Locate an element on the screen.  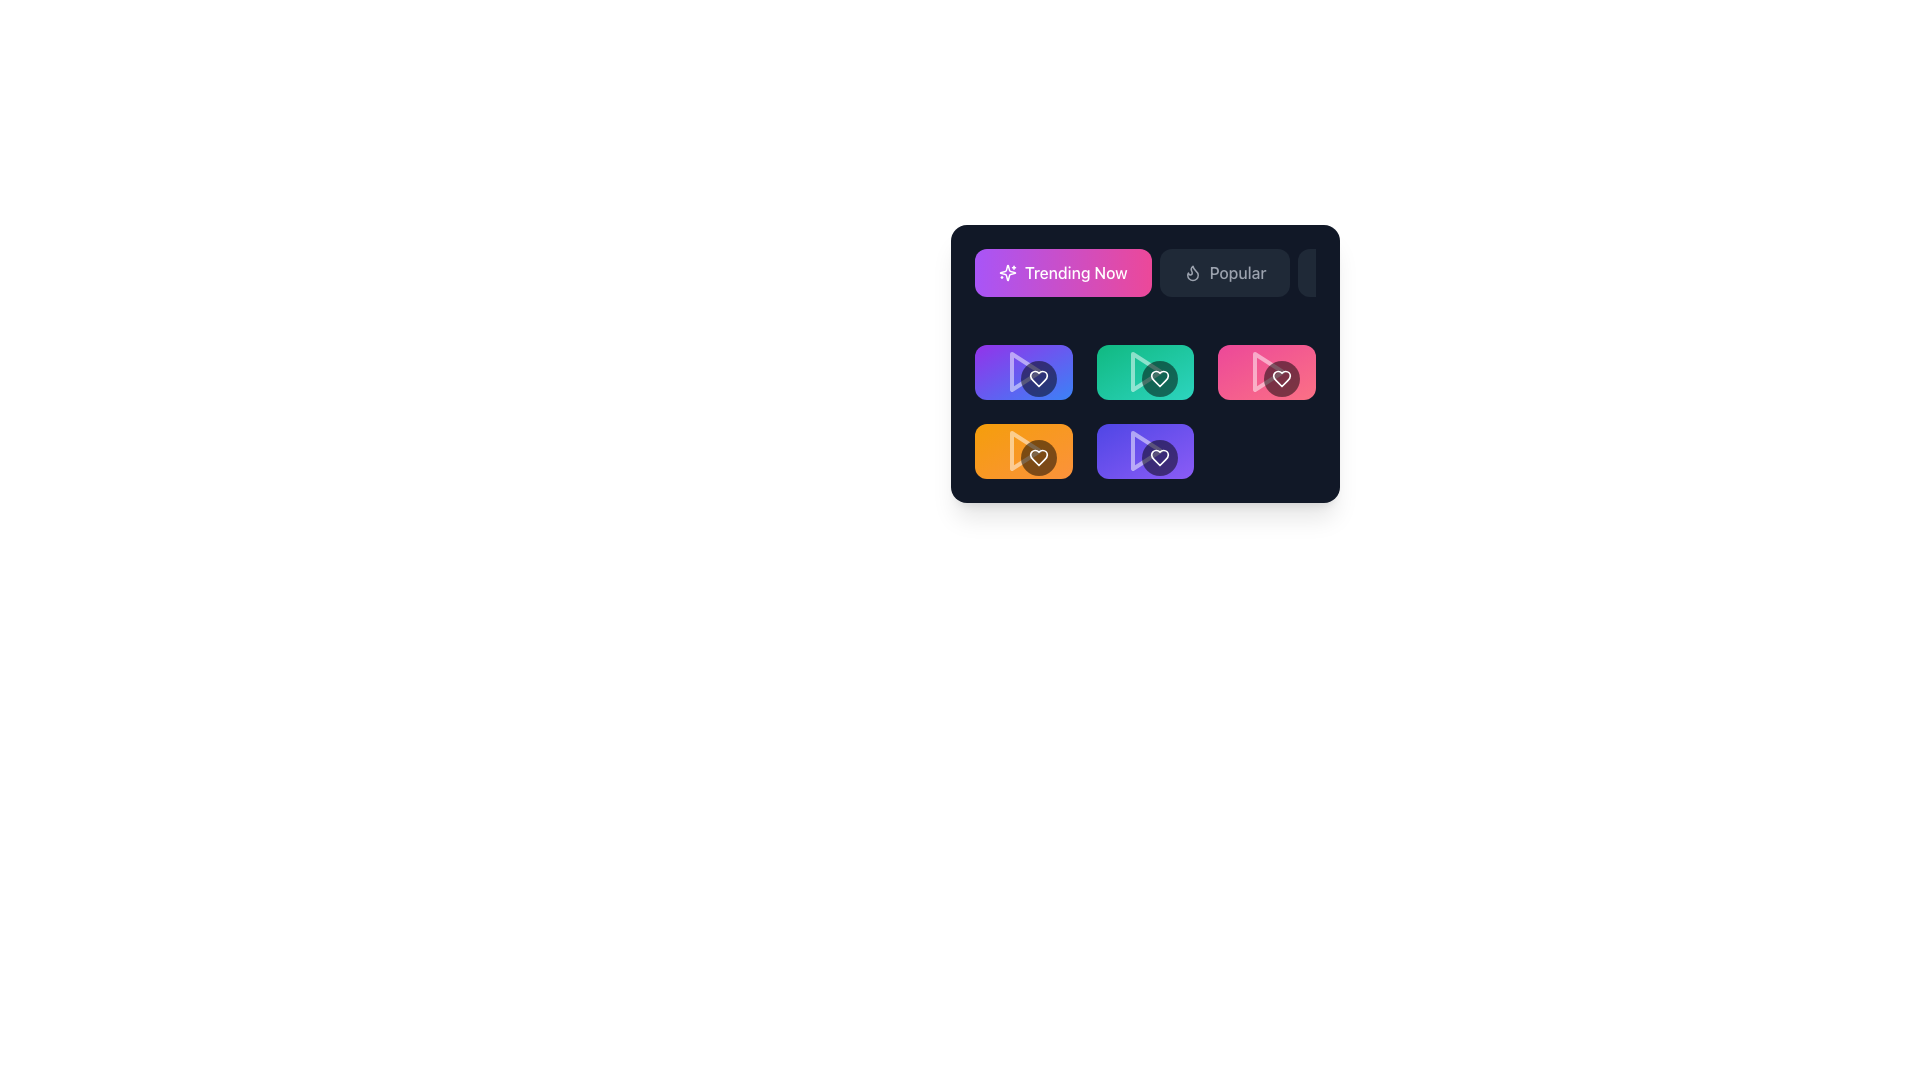
the rounded rectangular button with a gradient pink background and white text '445K', featuring a thumbs-up icon on its left side, positioned as the second item in a horizontal row of buttons is located at coordinates (1282, 363).